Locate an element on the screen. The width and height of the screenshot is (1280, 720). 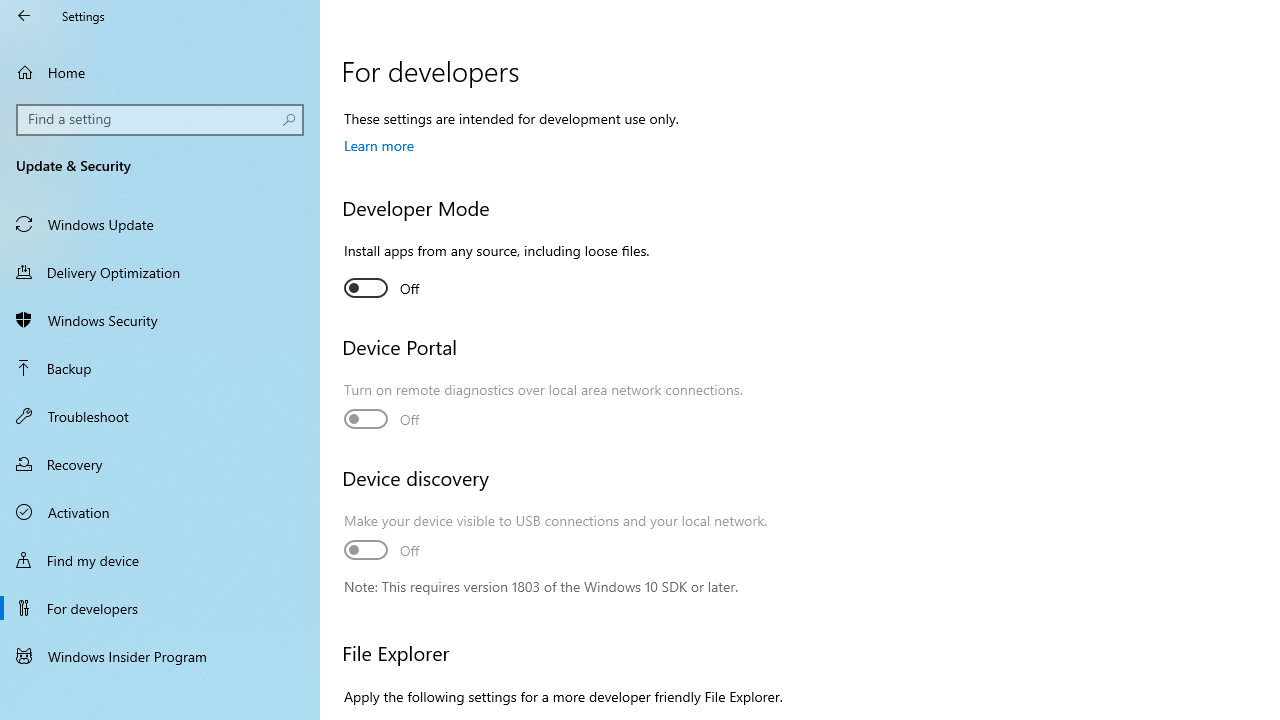
'Windows Update' is located at coordinates (160, 223).